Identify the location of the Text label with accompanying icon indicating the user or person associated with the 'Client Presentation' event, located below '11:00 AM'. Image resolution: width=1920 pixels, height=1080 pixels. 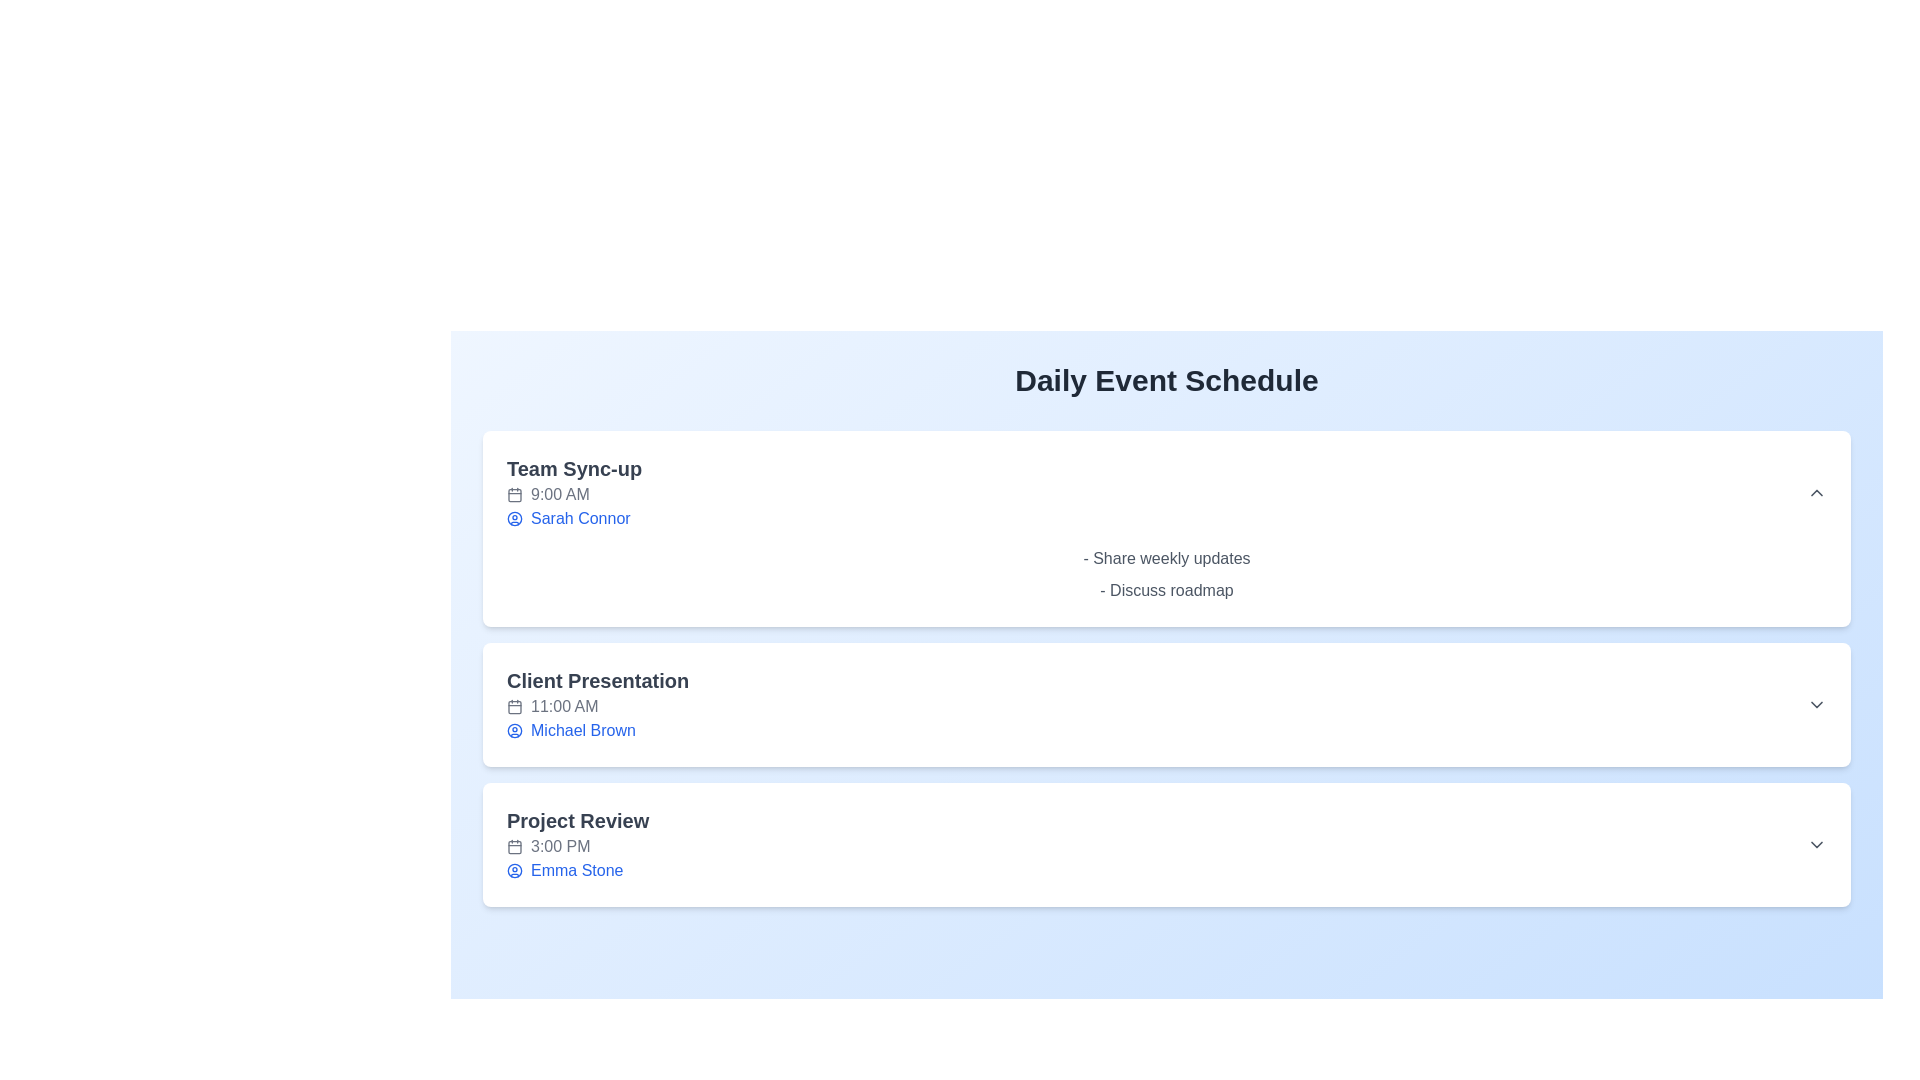
(597, 731).